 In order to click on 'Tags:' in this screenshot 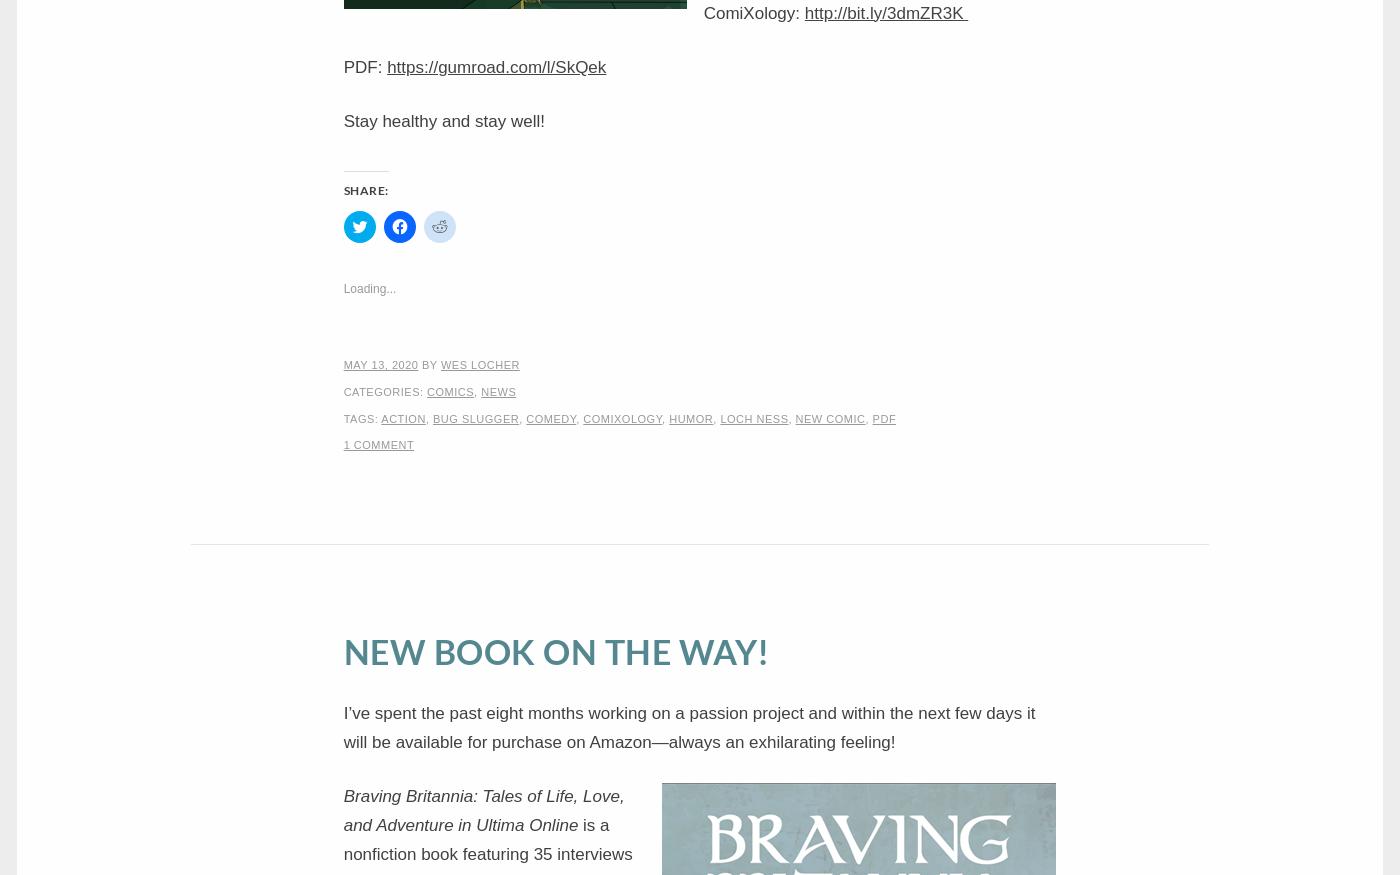, I will do `click(362, 416)`.